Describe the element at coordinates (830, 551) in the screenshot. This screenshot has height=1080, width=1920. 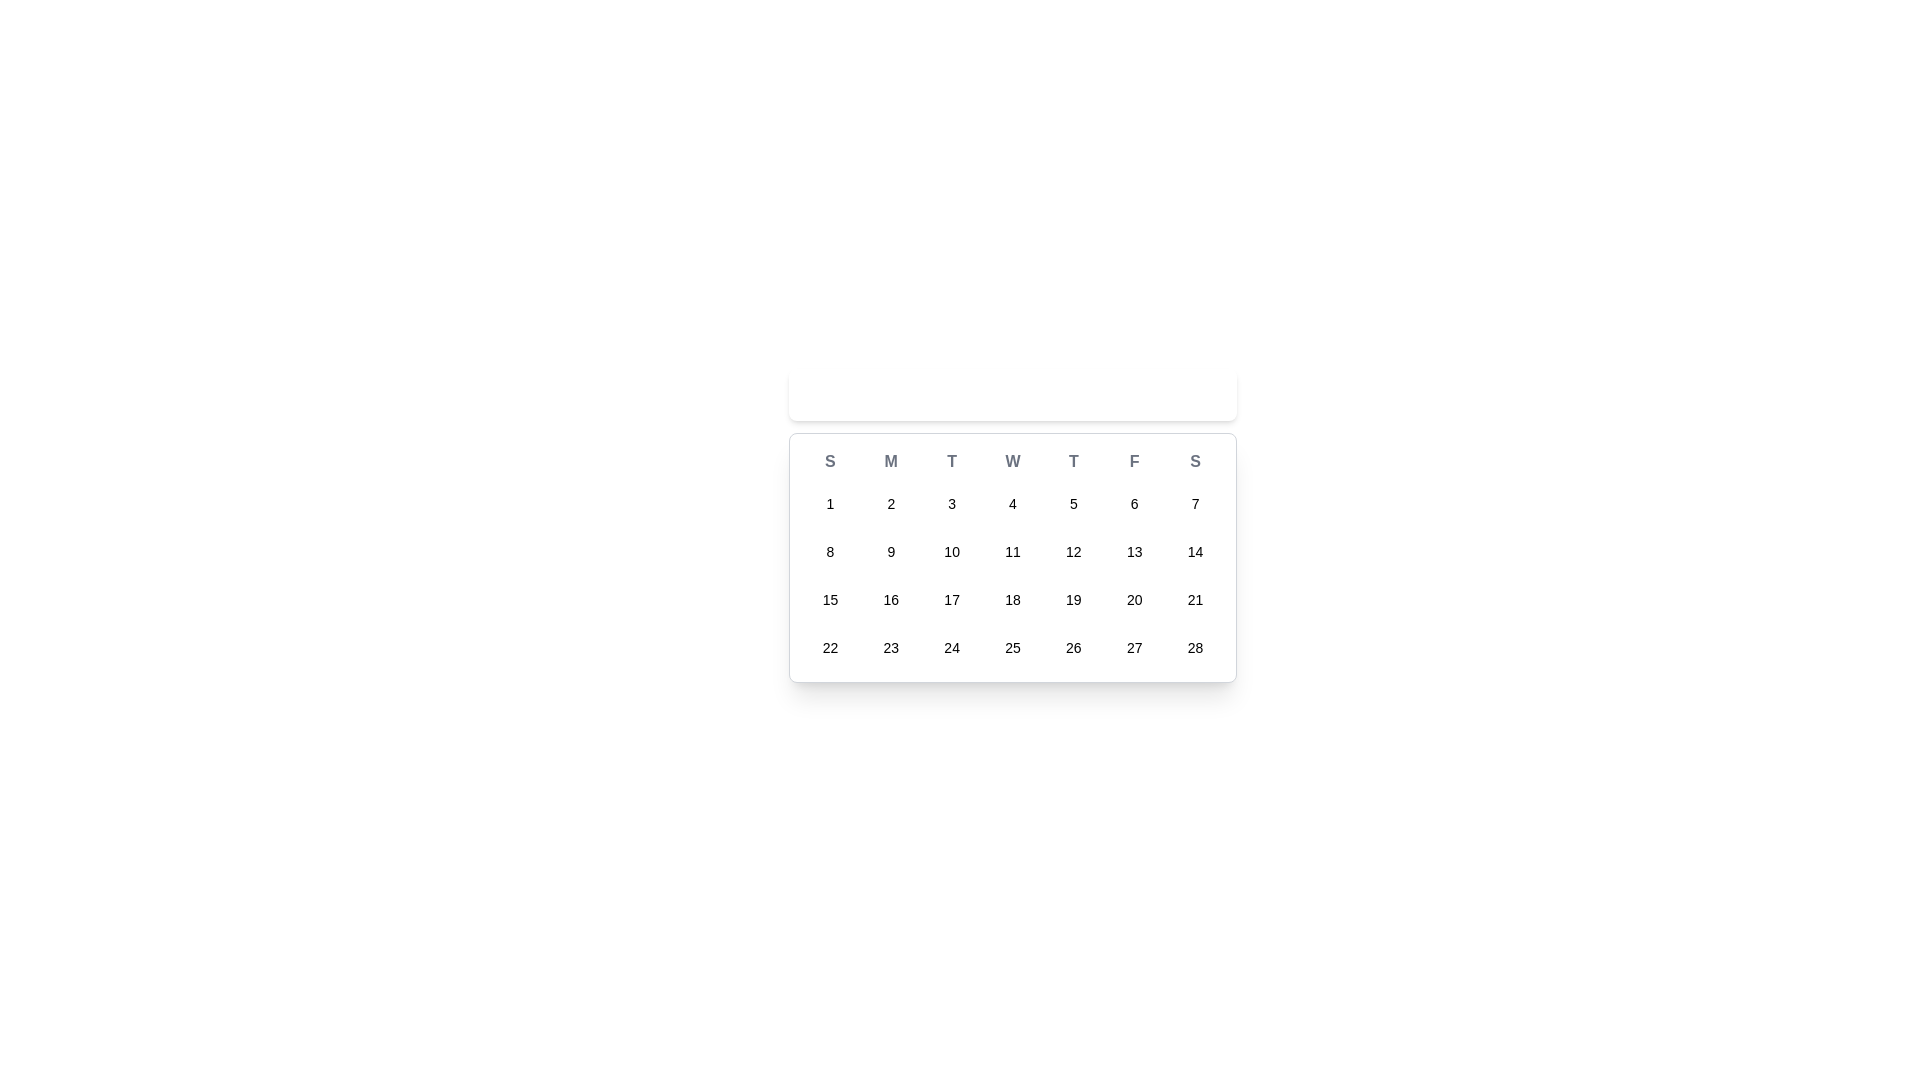
I see `the button labeled '8'` at that location.